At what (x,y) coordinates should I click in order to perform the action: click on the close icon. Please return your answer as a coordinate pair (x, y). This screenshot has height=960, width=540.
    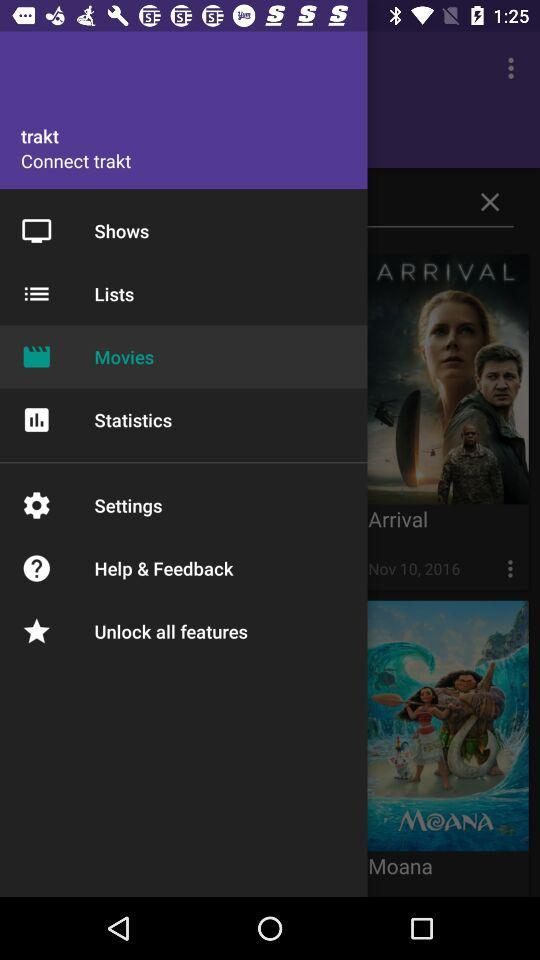
    Looking at the image, I should click on (489, 202).